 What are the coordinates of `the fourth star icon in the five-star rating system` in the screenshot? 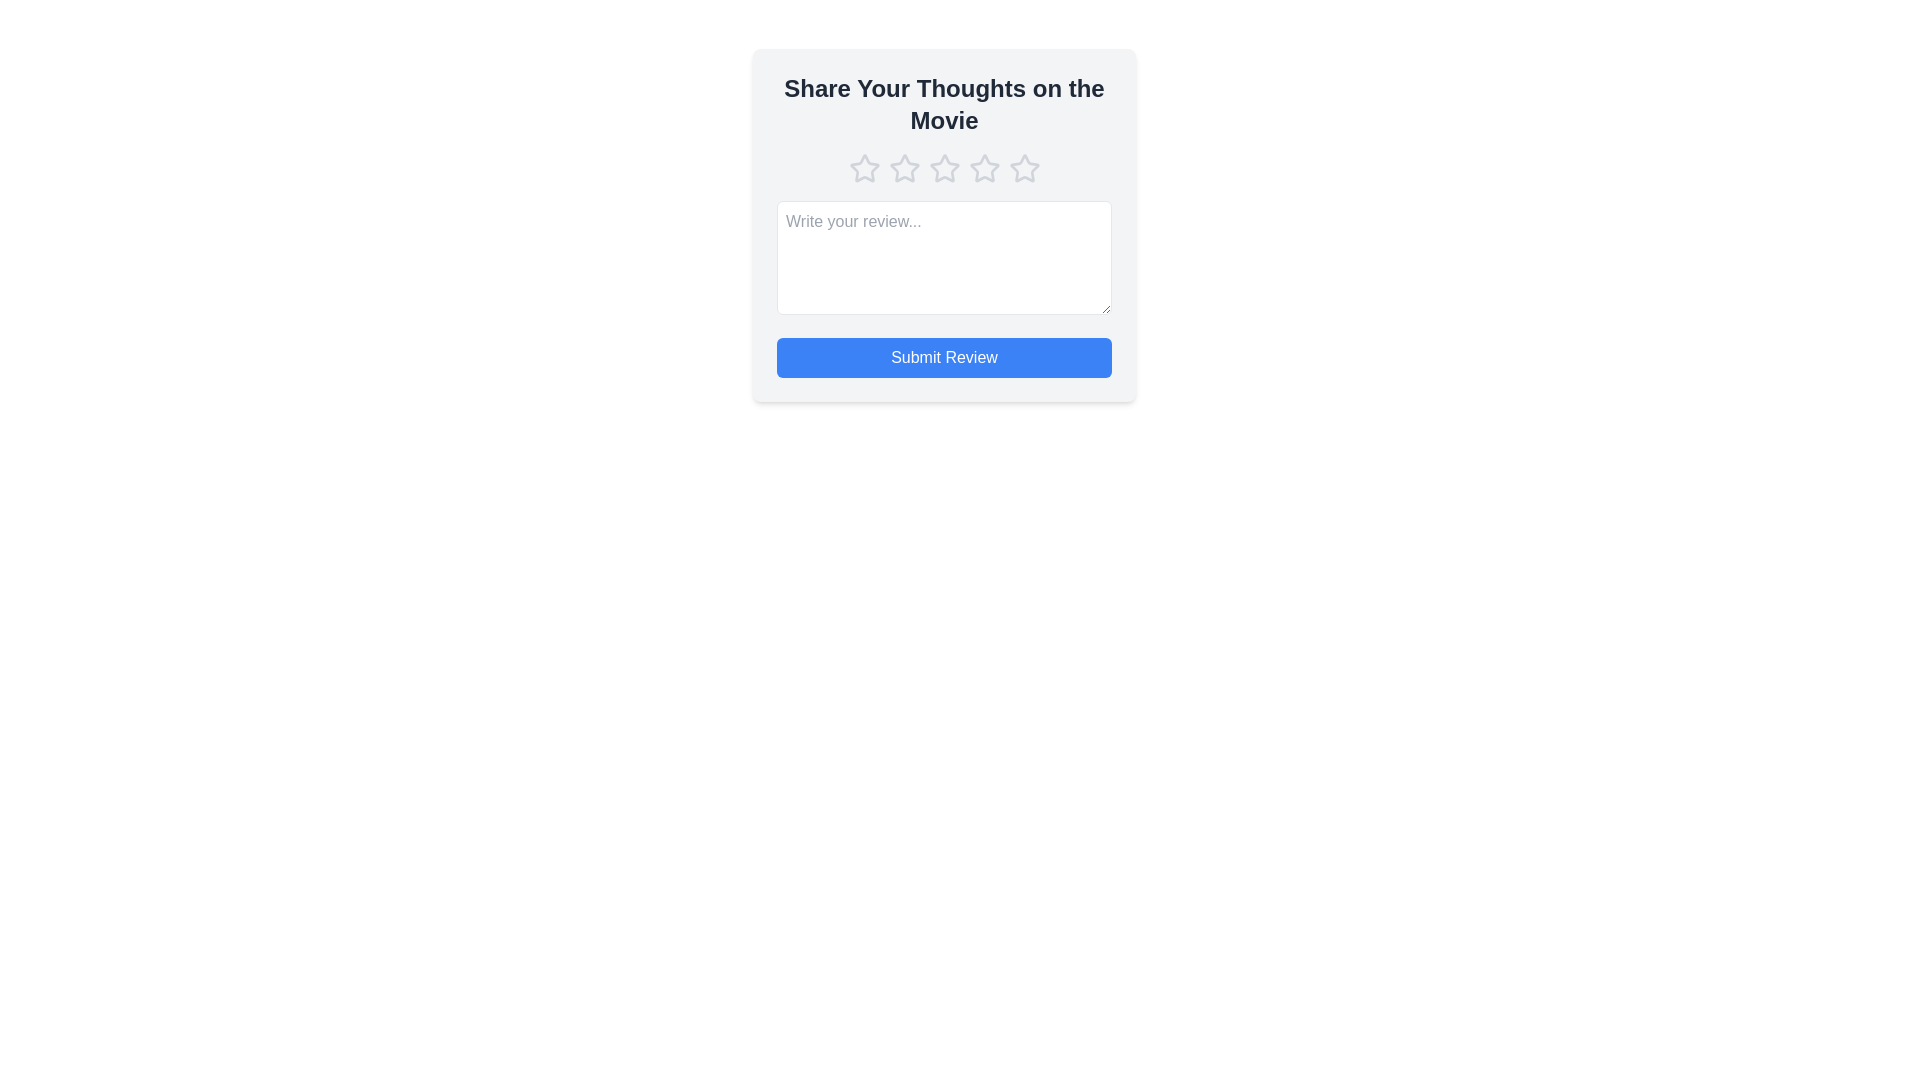 It's located at (984, 168).